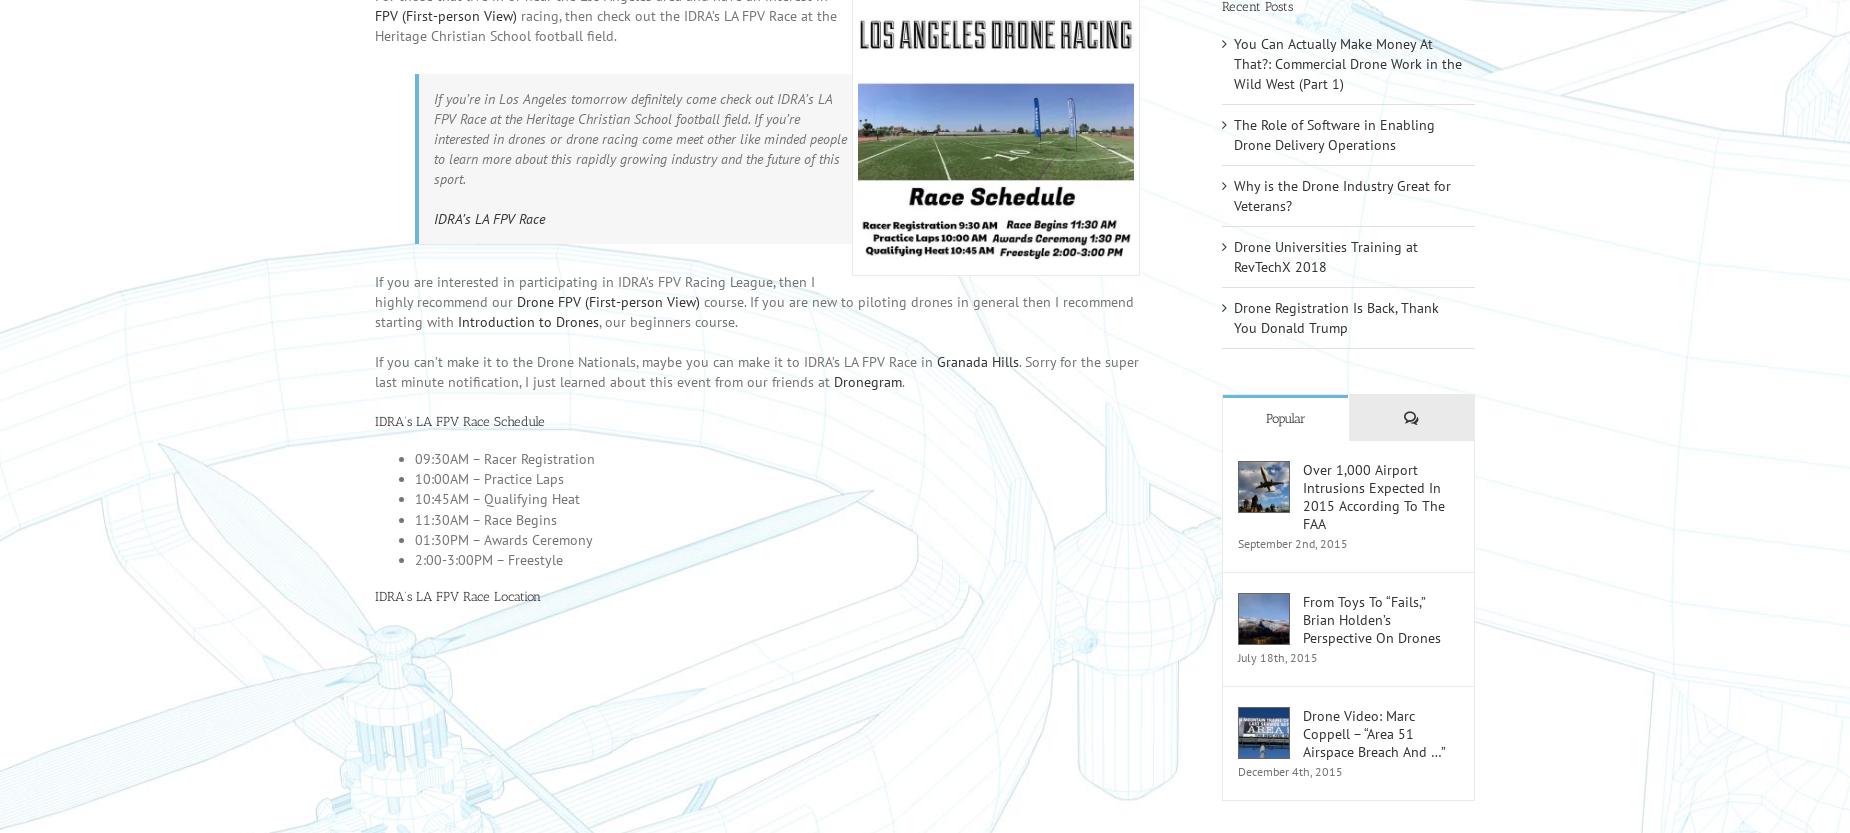 The height and width of the screenshot is (833, 1850). I want to click on 'Drone Registration Is Back, Thank You Donald Trump', so click(1335, 344).